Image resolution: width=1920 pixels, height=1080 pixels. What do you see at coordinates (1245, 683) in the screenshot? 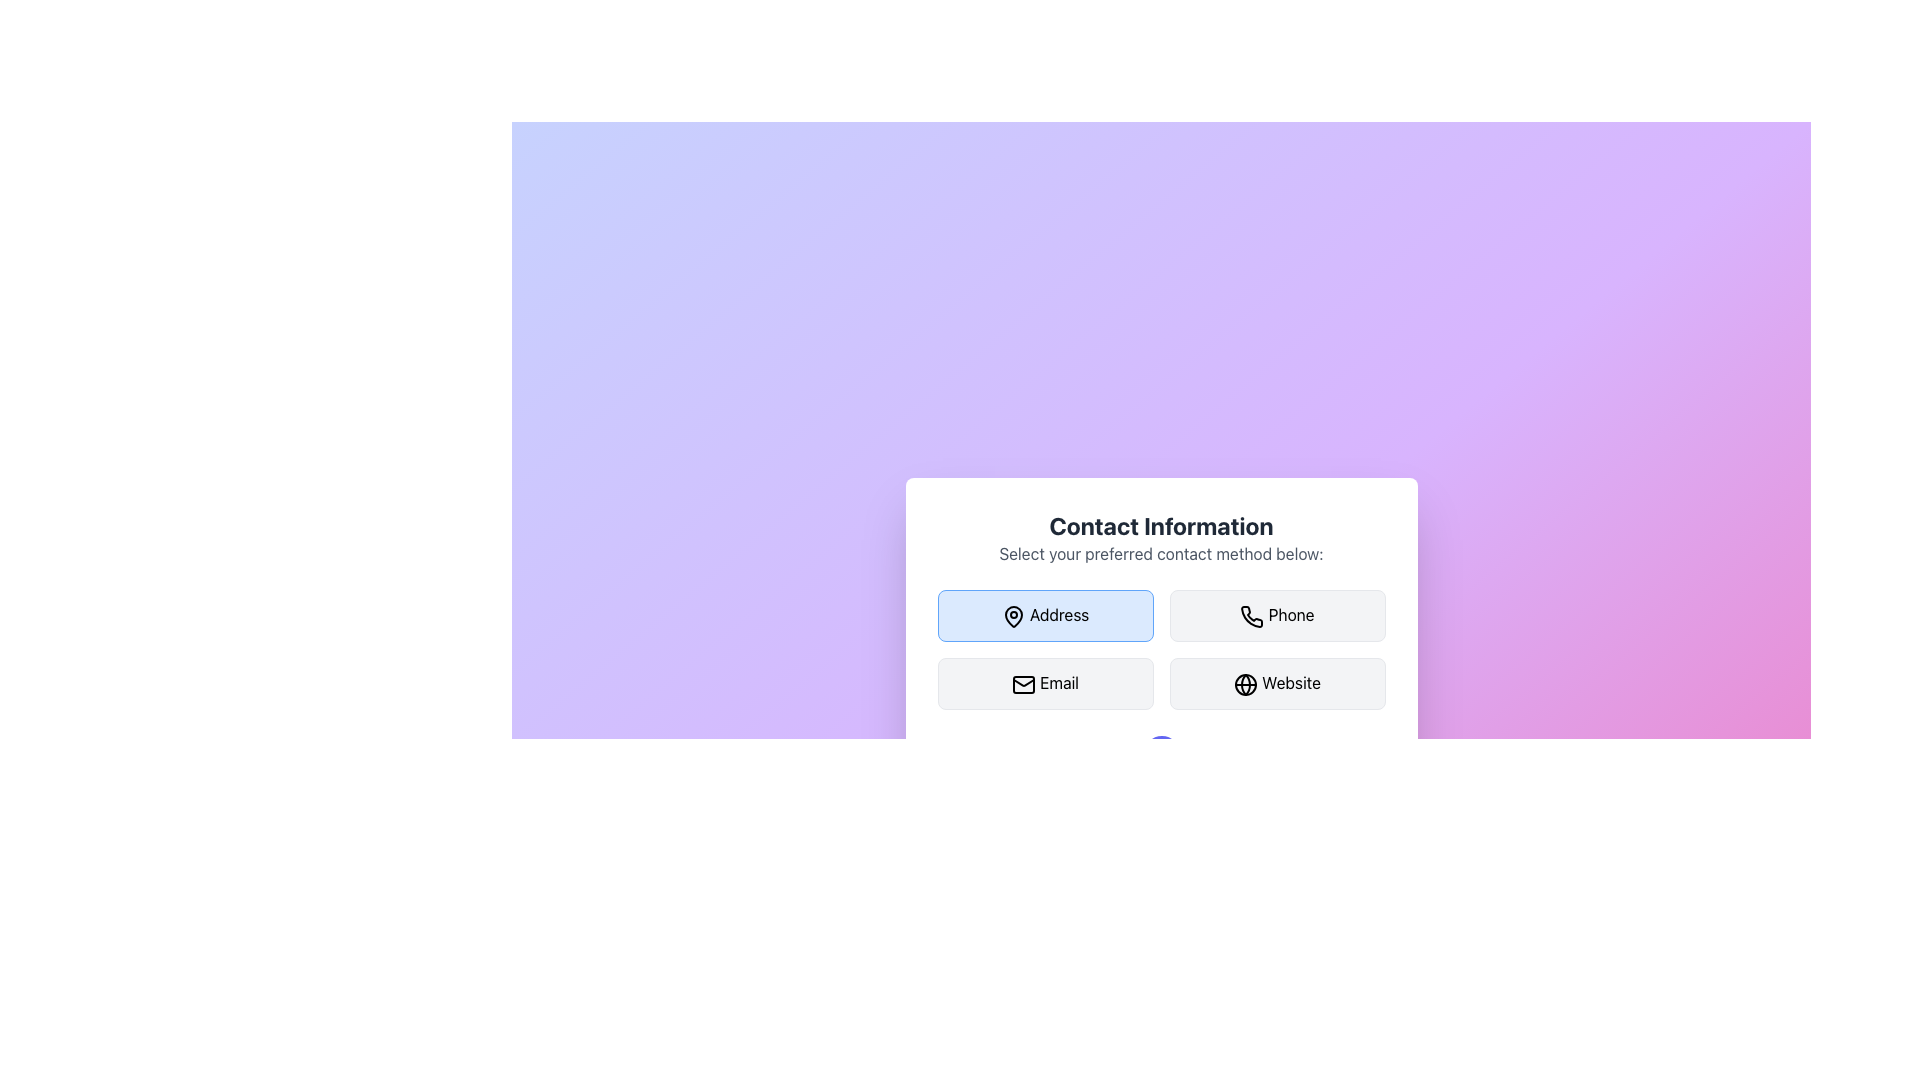
I see `the 'Website' icon located in the Contact Information section` at bounding box center [1245, 683].